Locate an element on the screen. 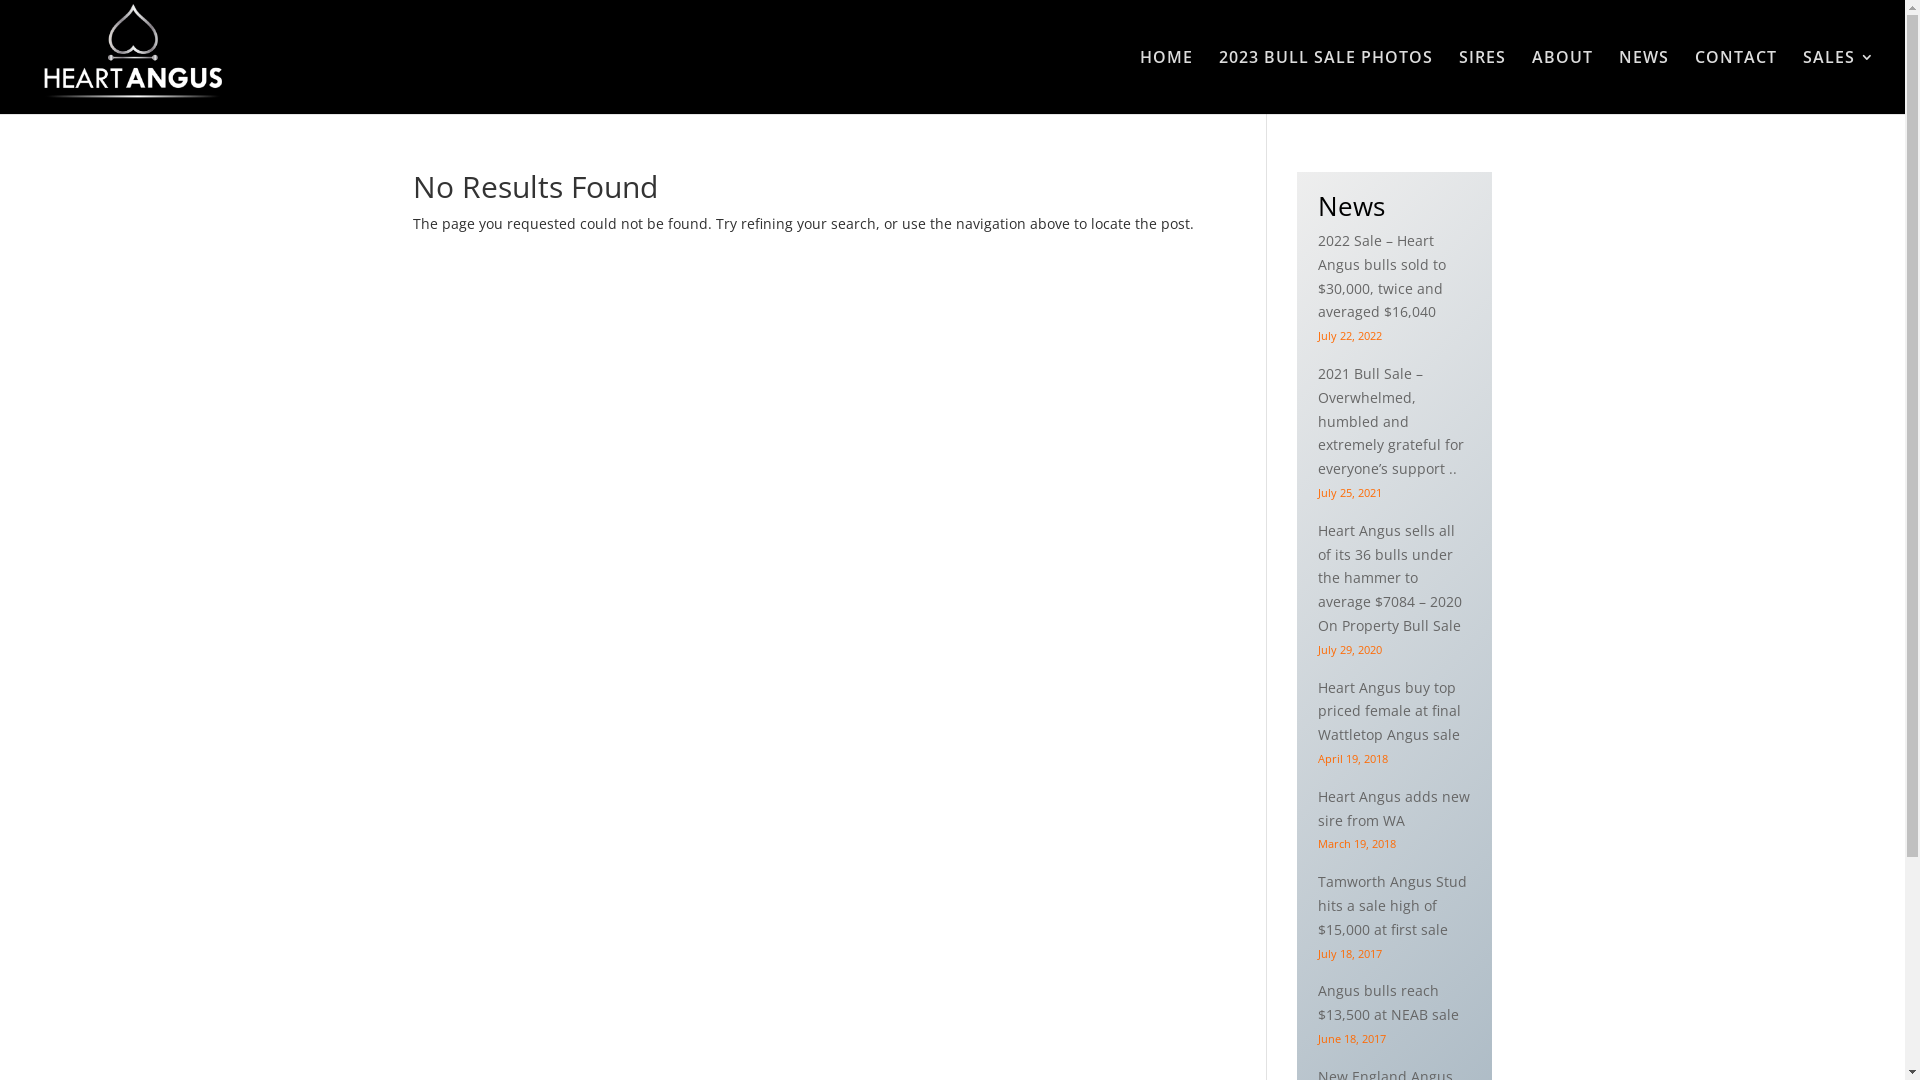 This screenshot has width=1920, height=1080. 'Heart Angus adds new sire from WA' is located at coordinates (1392, 807).